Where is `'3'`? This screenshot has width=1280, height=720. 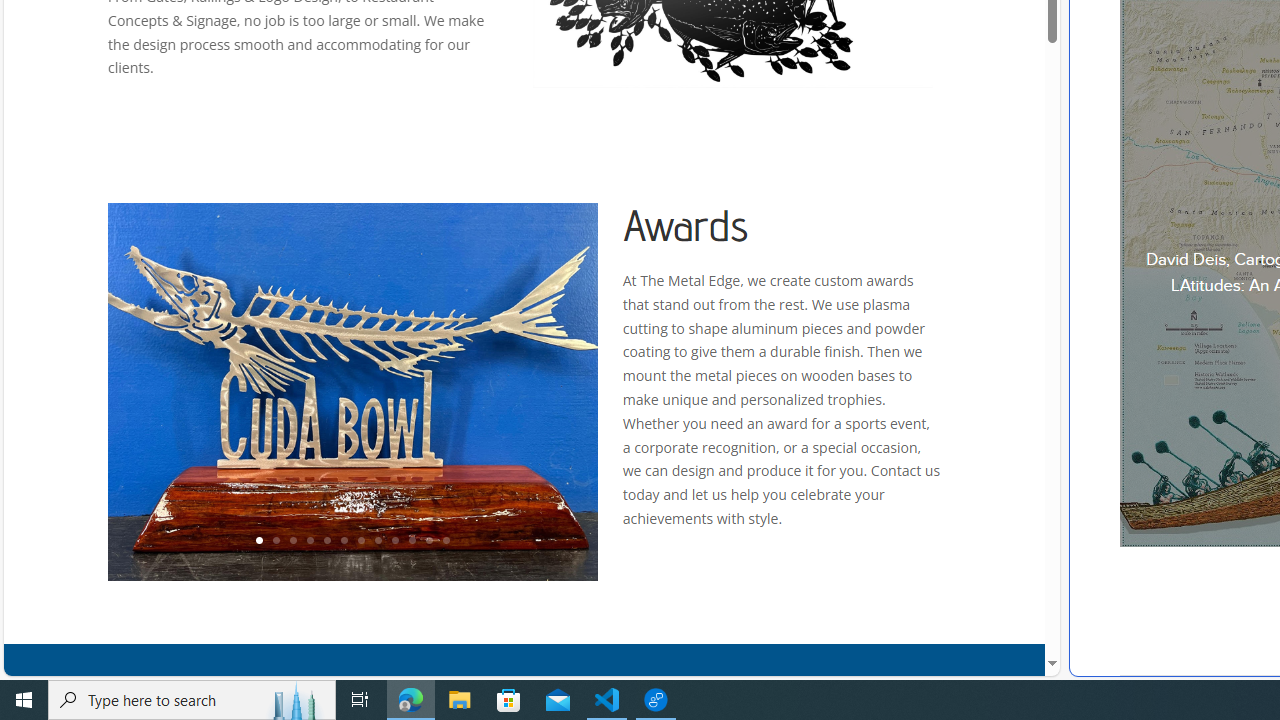
'3' is located at coordinates (292, 541).